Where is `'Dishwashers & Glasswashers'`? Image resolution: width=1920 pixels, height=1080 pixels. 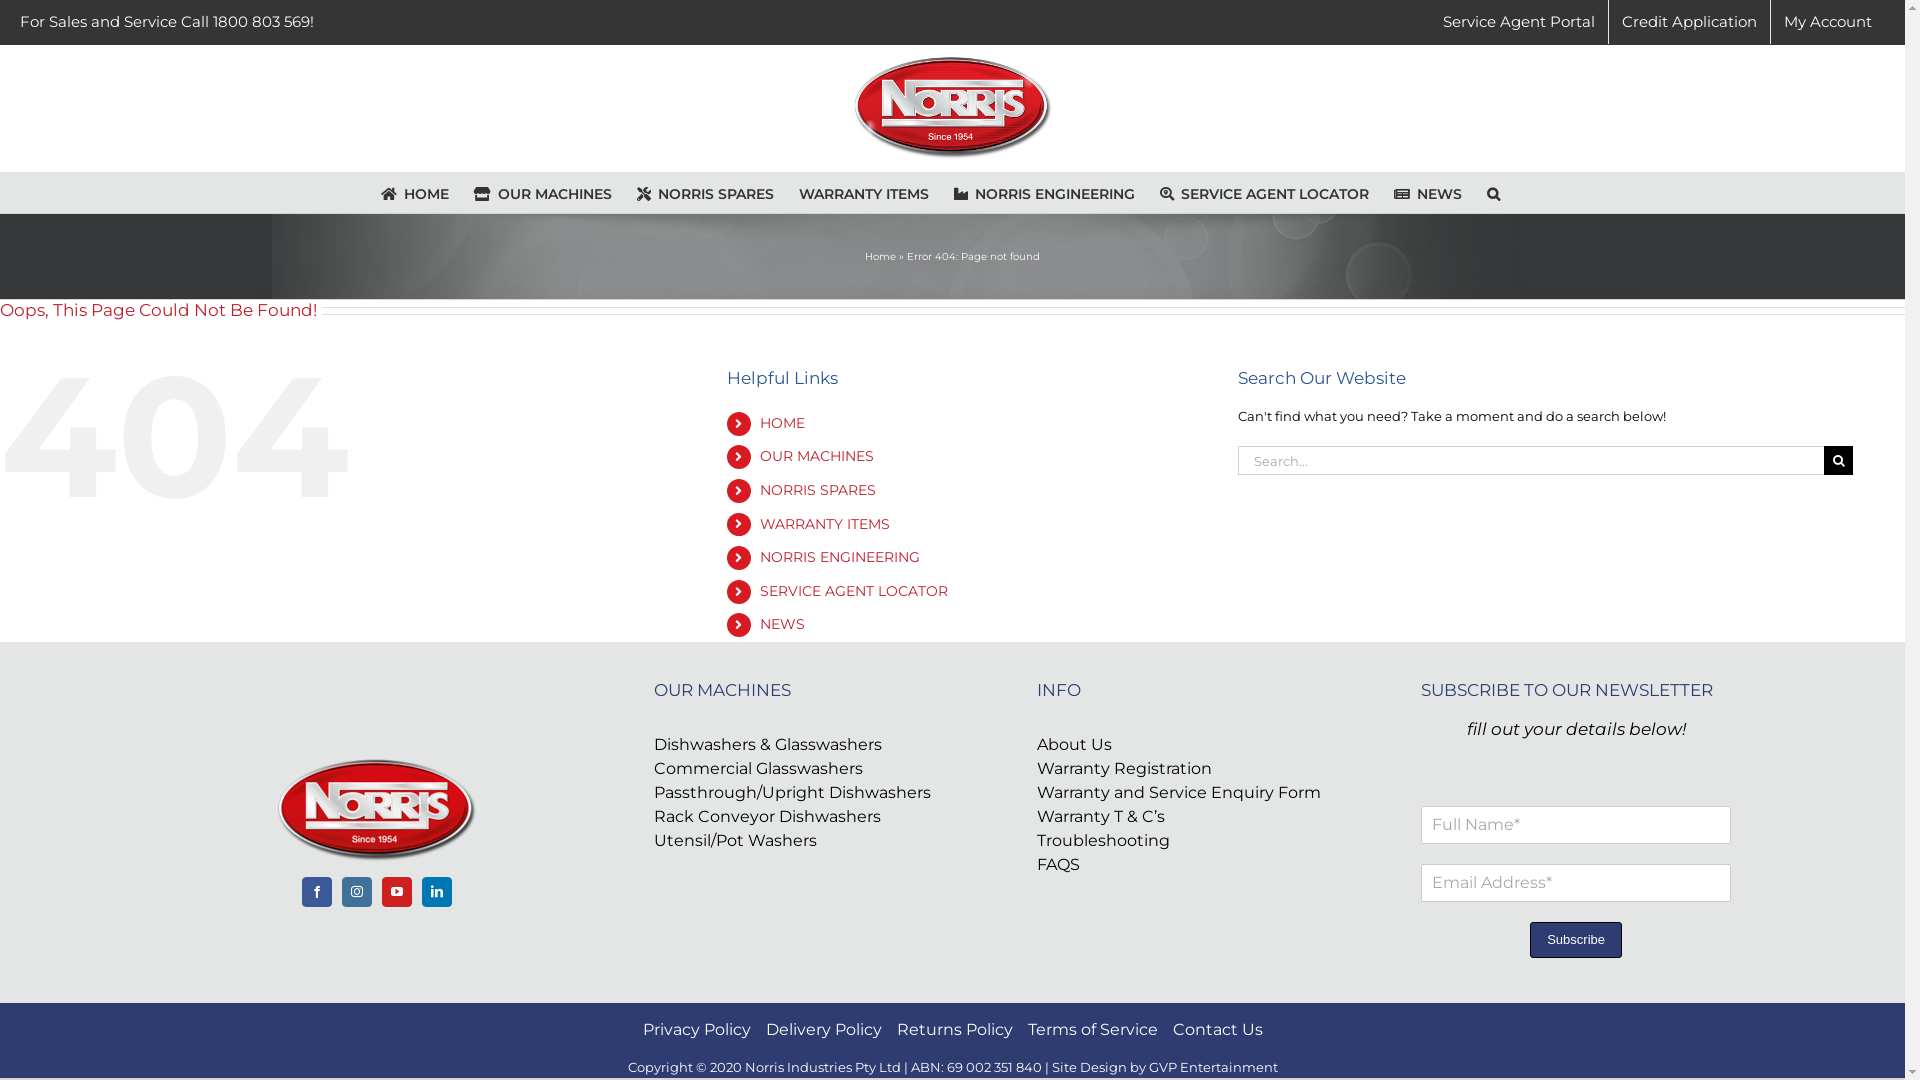 'Dishwashers & Glasswashers' is located at coordinates (809, 744).